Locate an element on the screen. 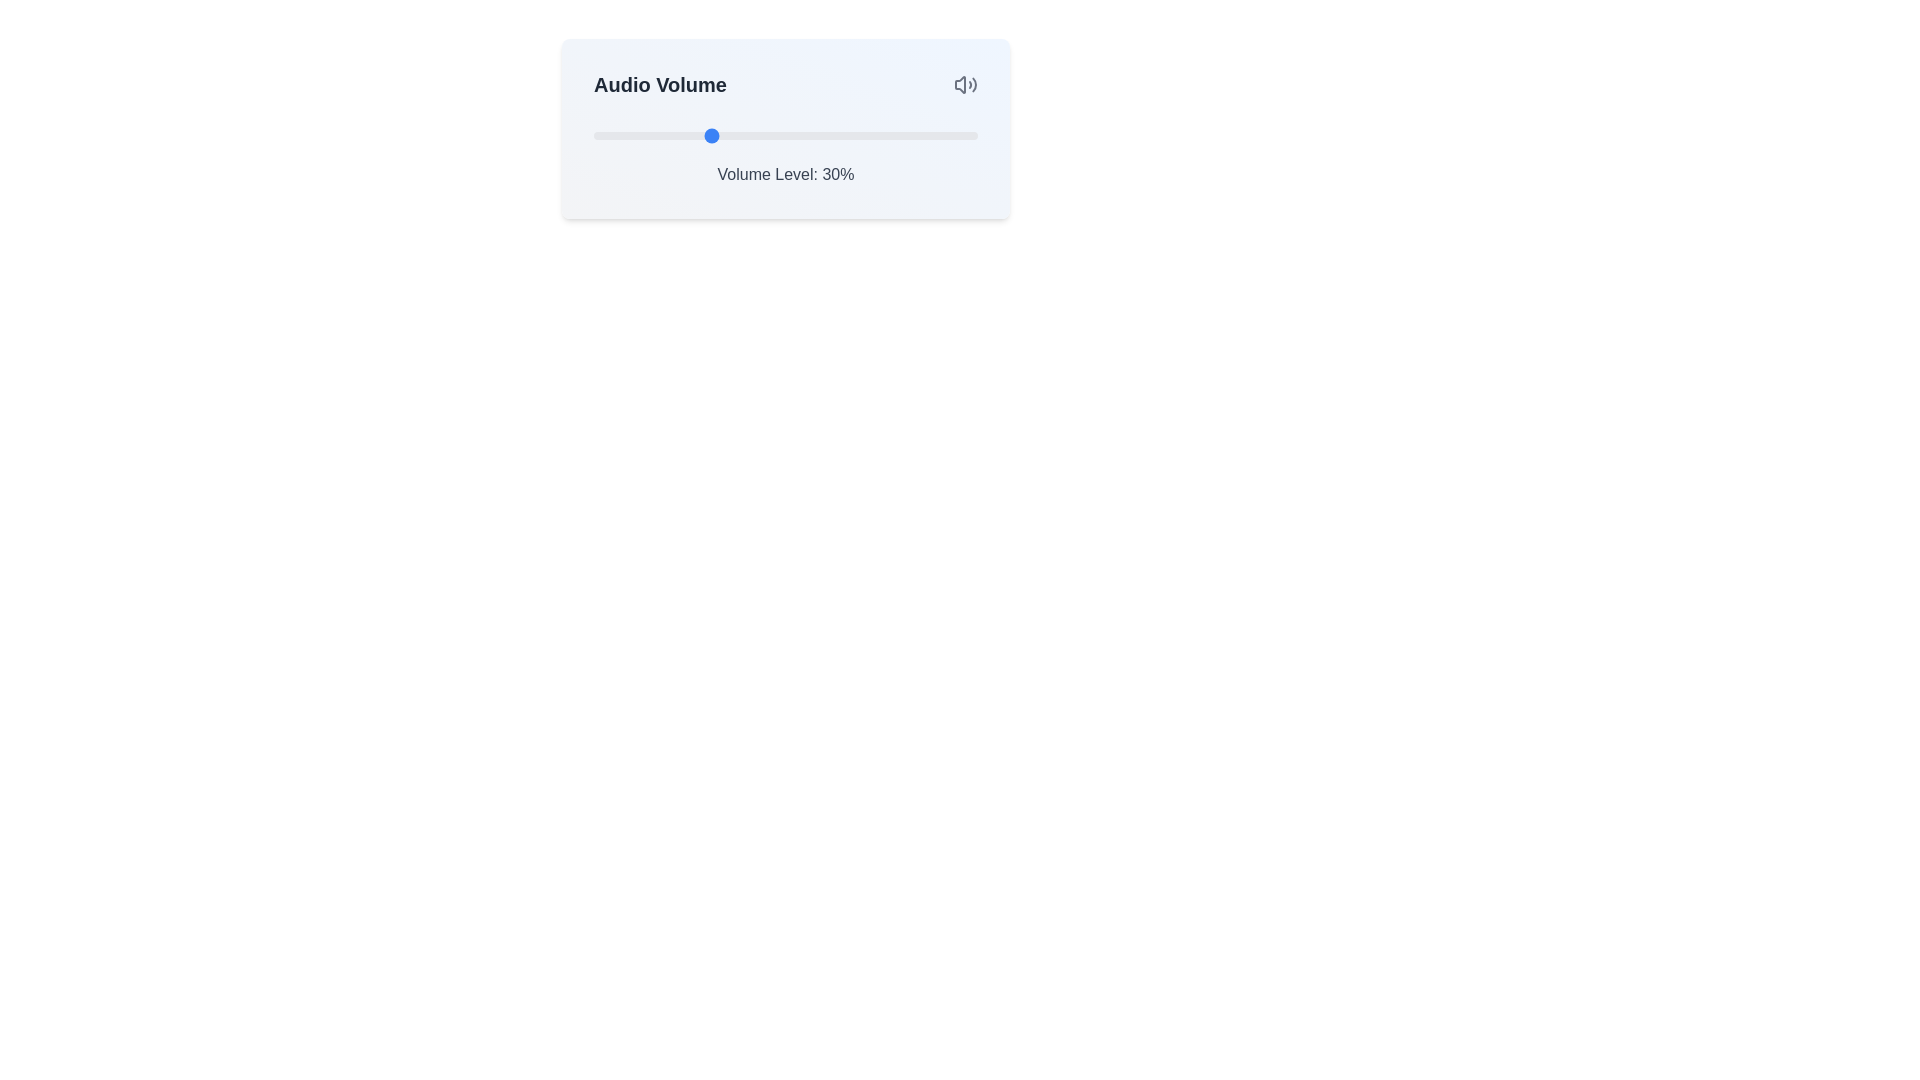 Image resolution: width=1920 pixels, height=1080 pixels. the volume level is located at coordinates (816, 135).